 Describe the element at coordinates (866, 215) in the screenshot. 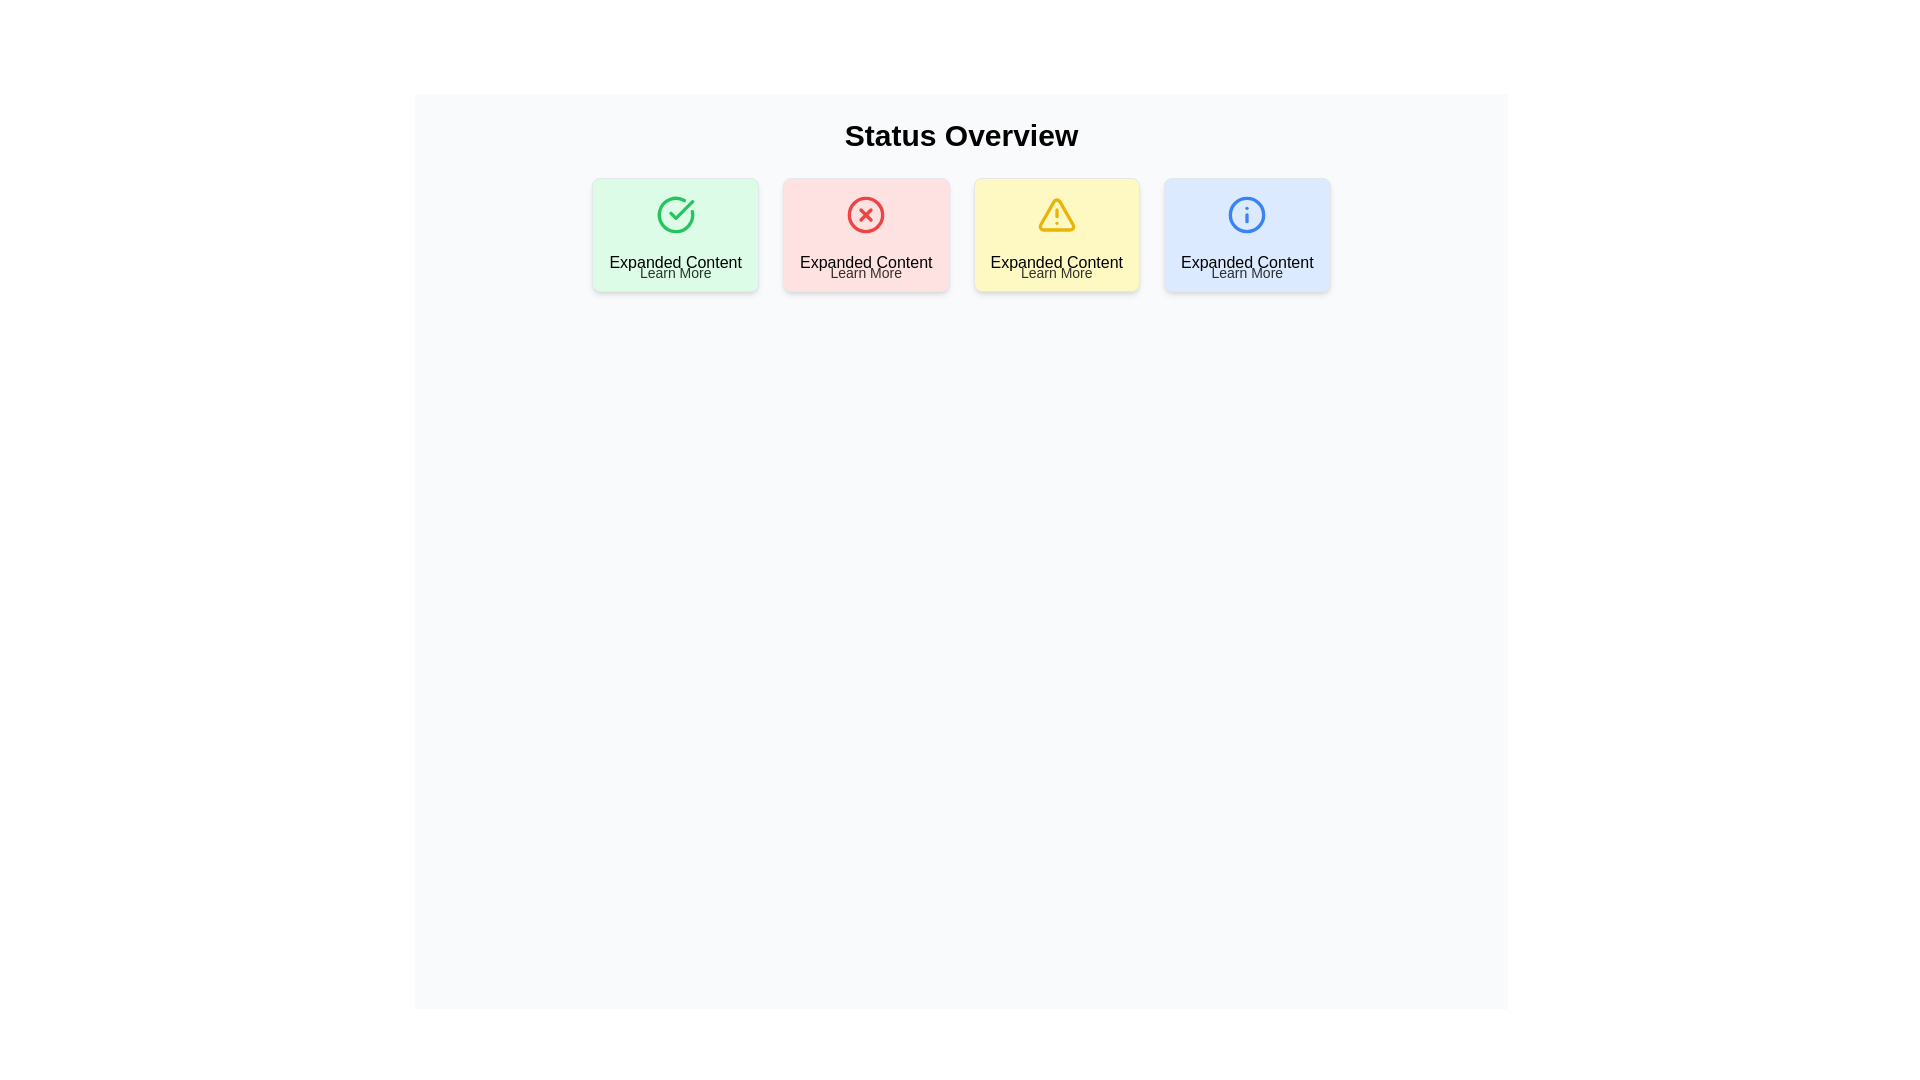

I see `the circular component of the cancel icon, which is the second icon from the left under the 'Status Overview' header, surrounded by a red square background` at that location.